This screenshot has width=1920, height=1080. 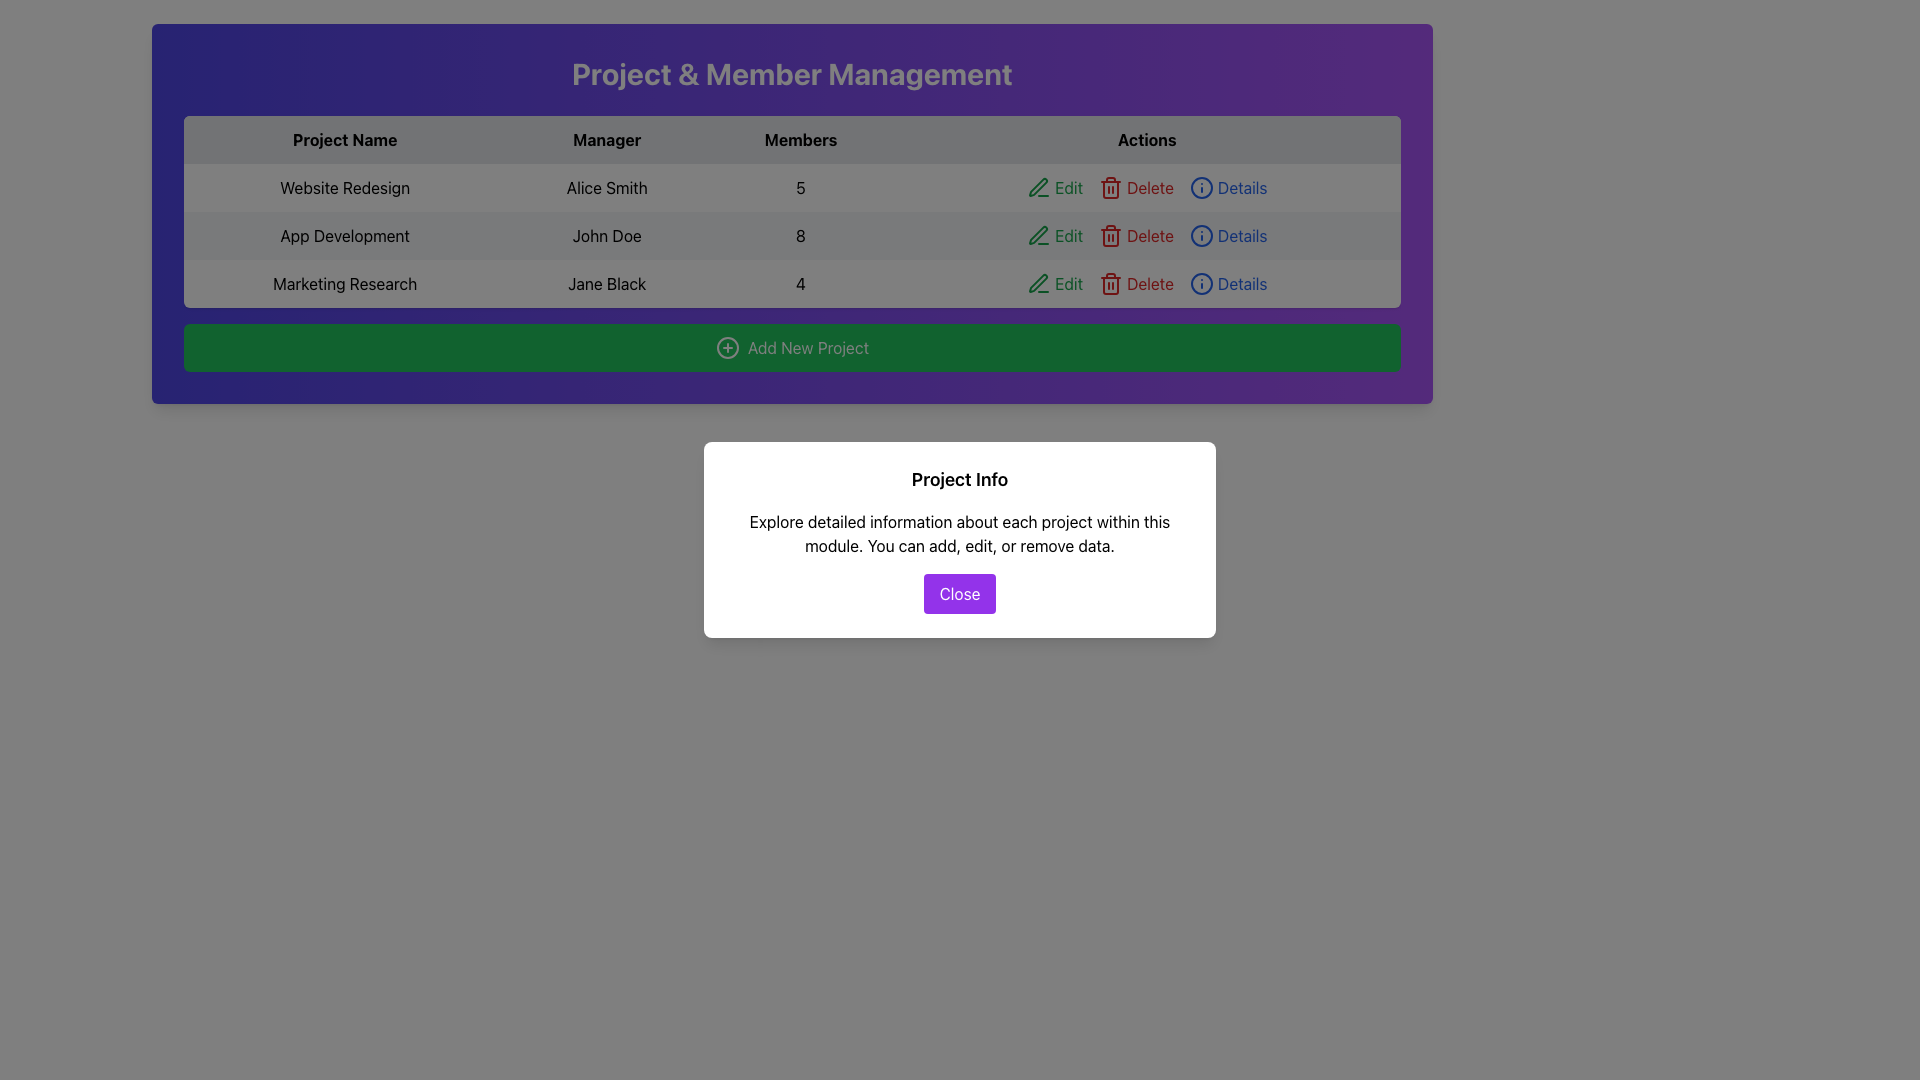 What do you see at coordinates (1136, 284) in the screenshot?
I see `the red 'Delete' button, which is located in the 'Actions' column of the 'Project Management' table, to initiate deletion` at bounding box center [1136, 284].